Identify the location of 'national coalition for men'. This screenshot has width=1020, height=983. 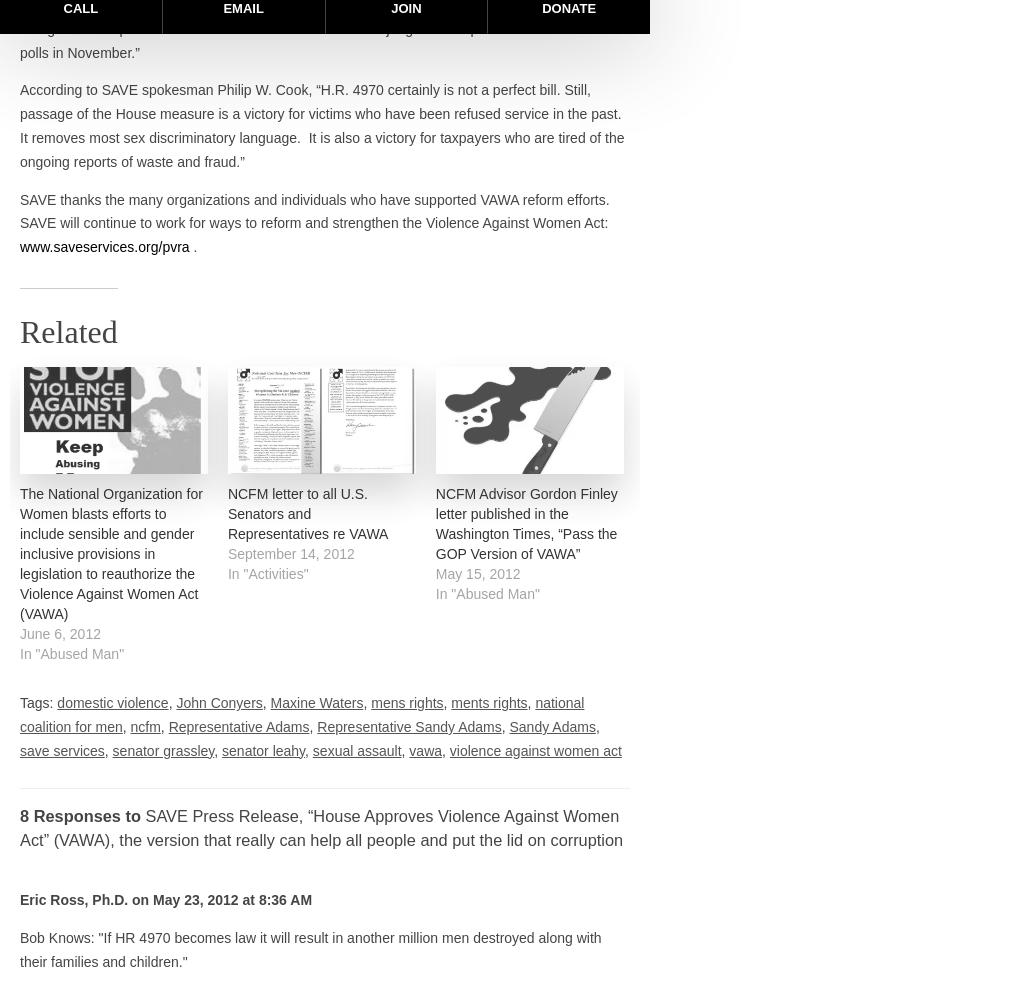
(302, 714).